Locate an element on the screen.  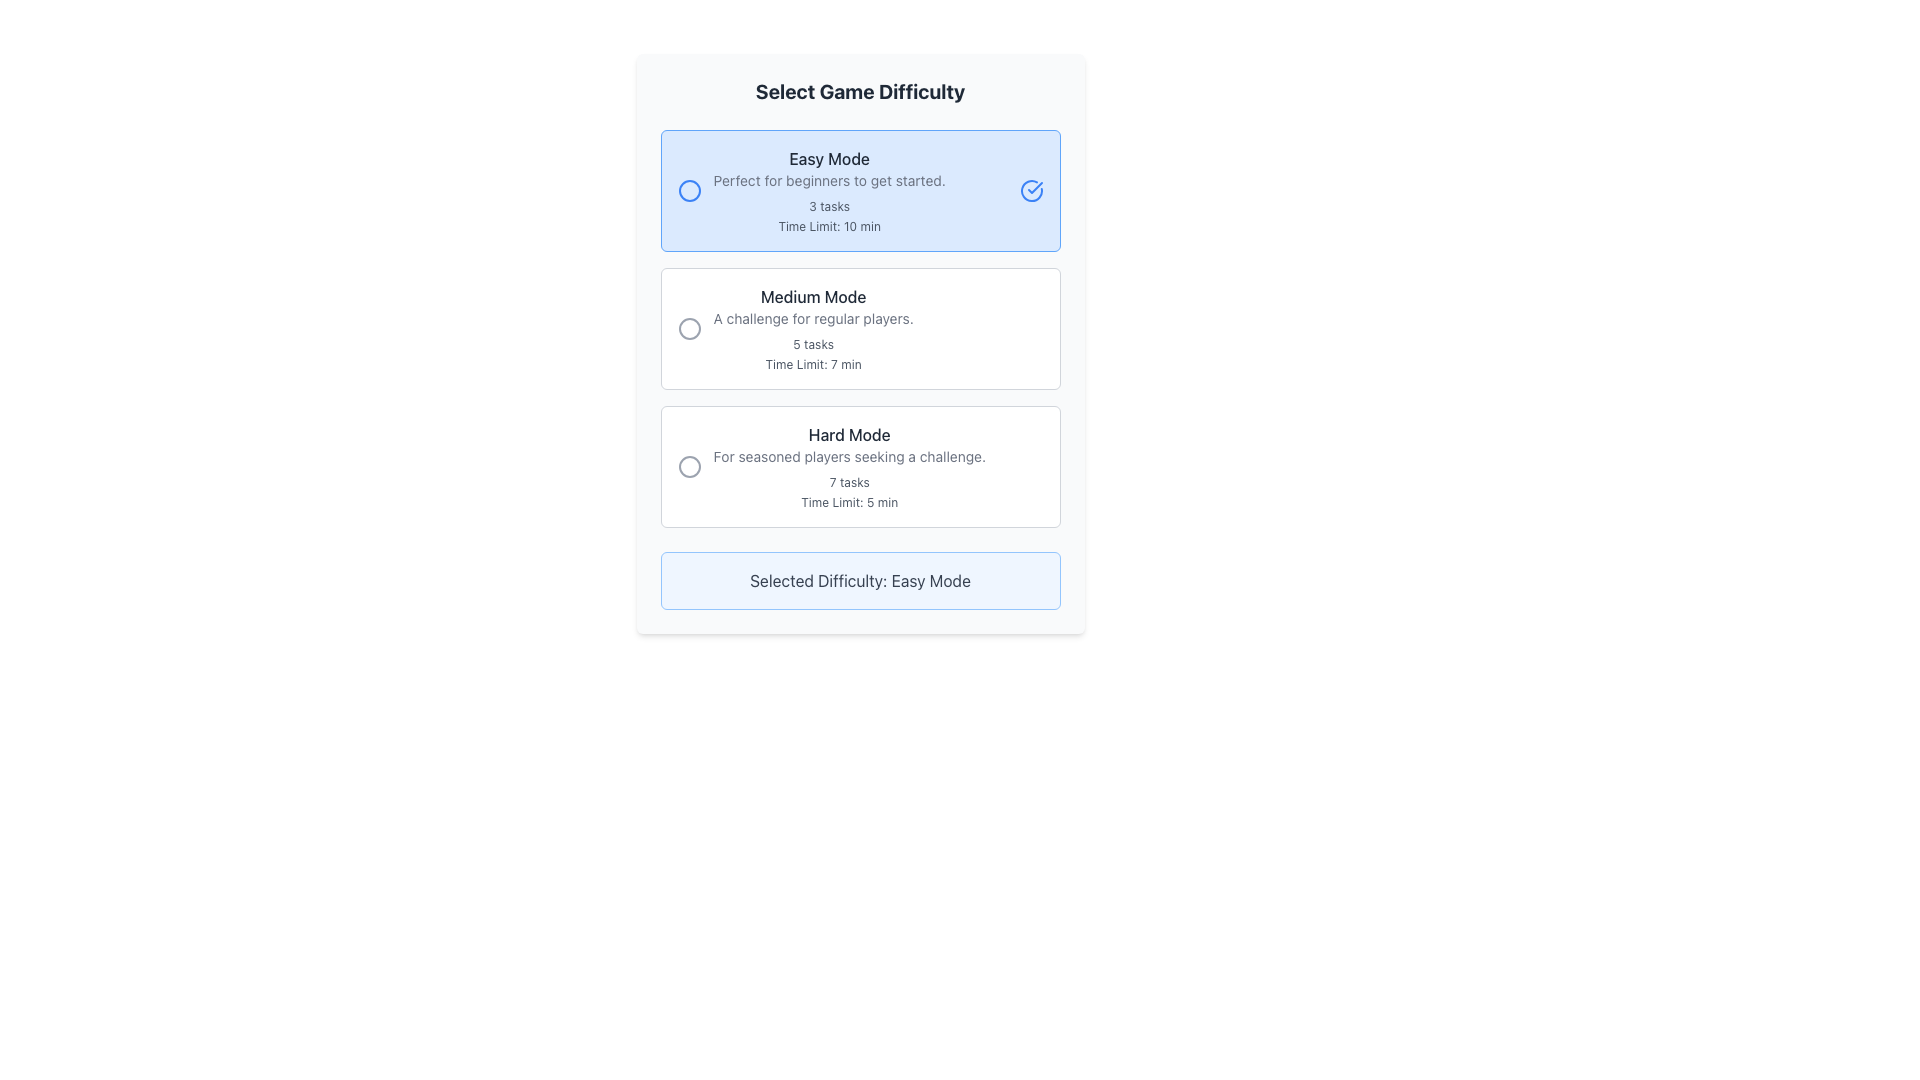
the 'Medium Mode' difficulty label in the 'Select Game Difficulty' panel, which is located between 'Easy Mode' and 'Hard Mode' is located at coordinates (813, 327).